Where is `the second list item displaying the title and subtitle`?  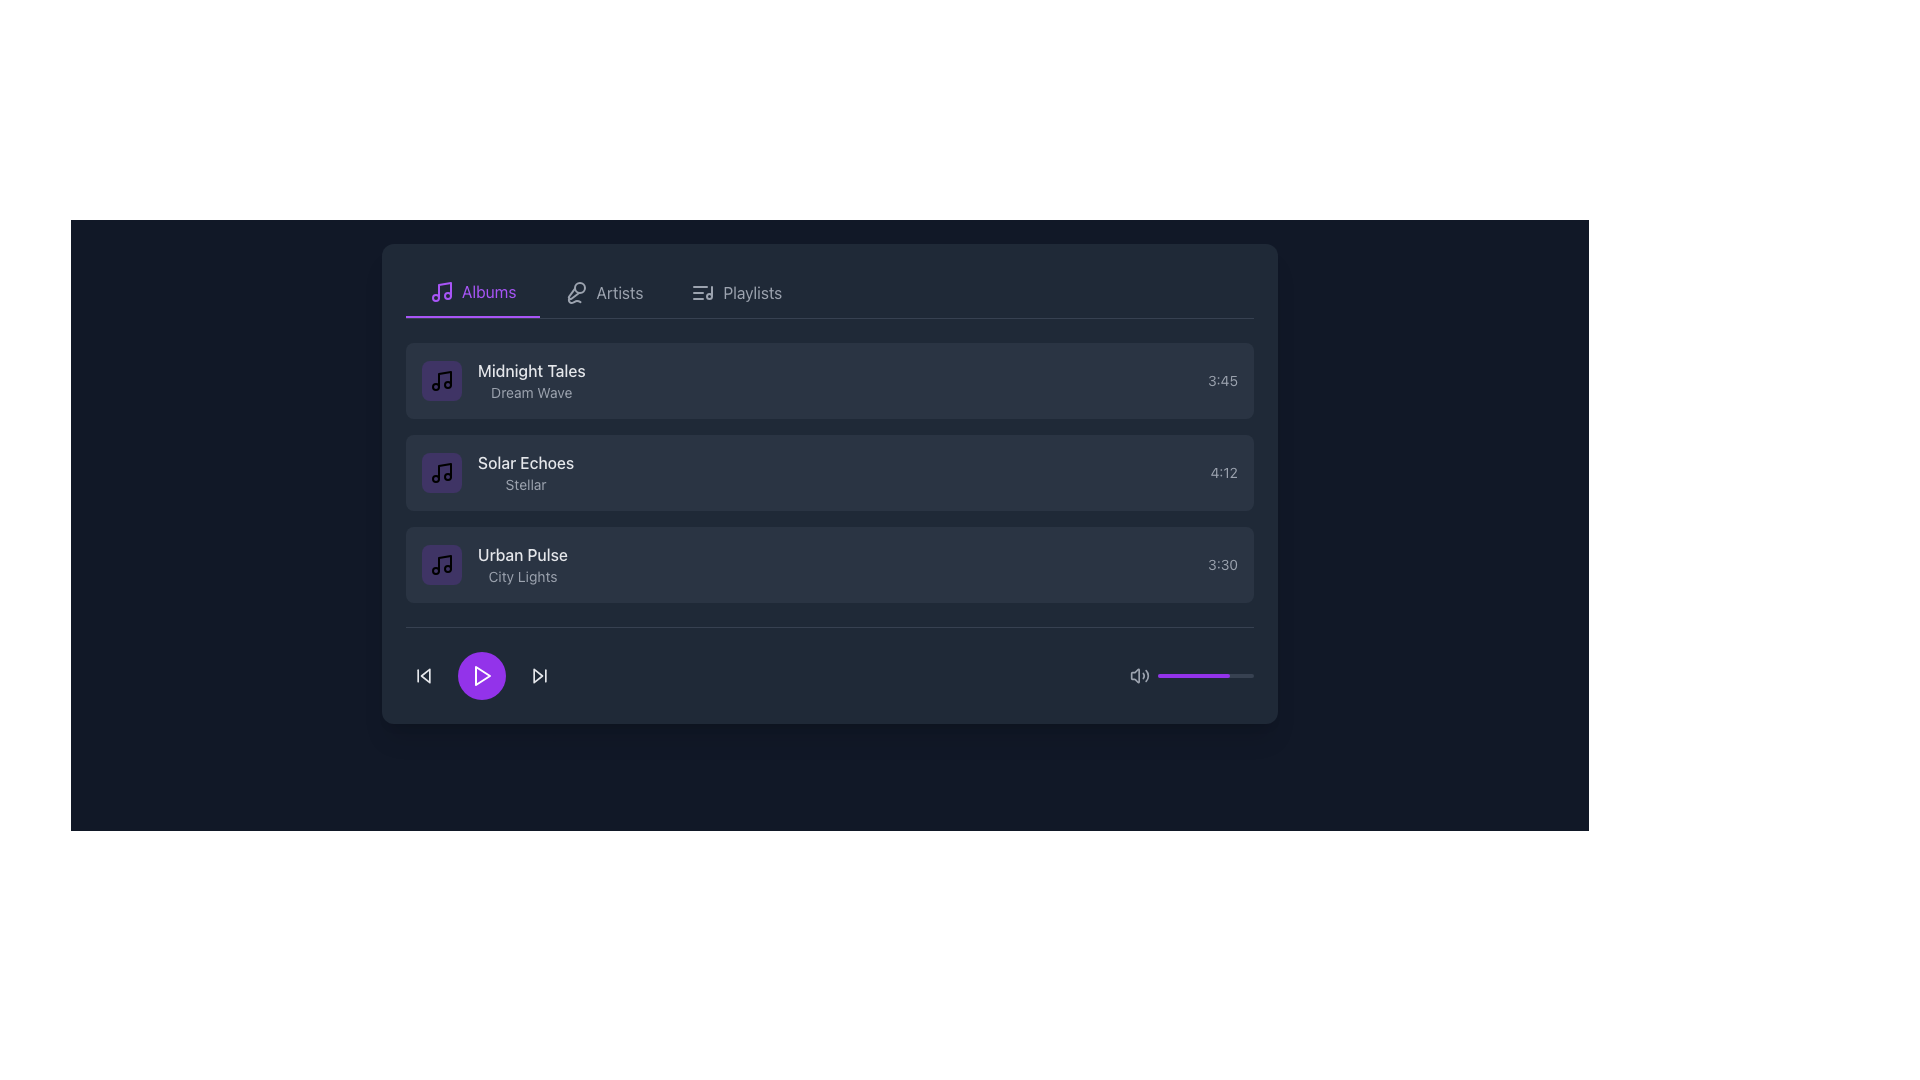 the second list item displaying the title and subtitle is located at coordinates (498, 473).